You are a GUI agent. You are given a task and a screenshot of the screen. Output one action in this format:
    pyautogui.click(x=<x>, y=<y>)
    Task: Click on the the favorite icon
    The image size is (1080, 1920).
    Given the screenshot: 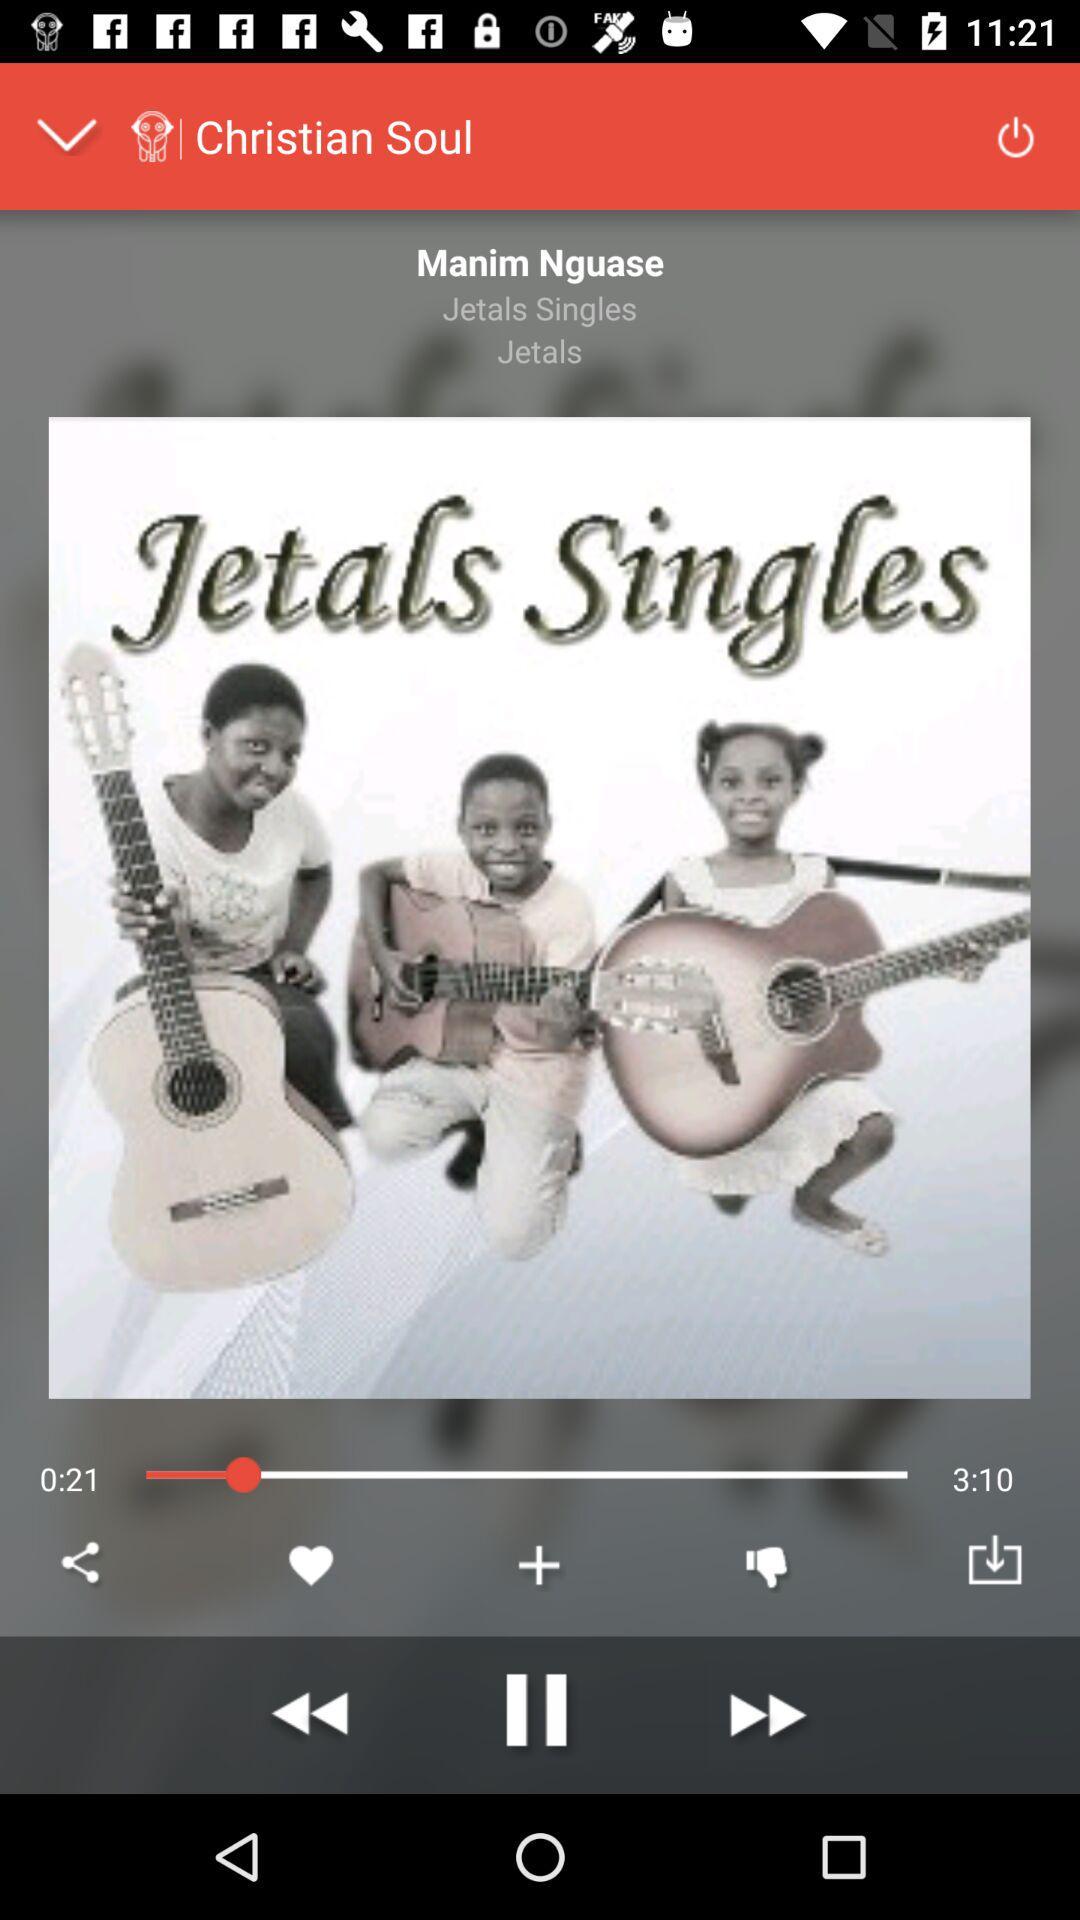 What is the action you would take?
    pyautogui.click(x=312, y=1564)
    